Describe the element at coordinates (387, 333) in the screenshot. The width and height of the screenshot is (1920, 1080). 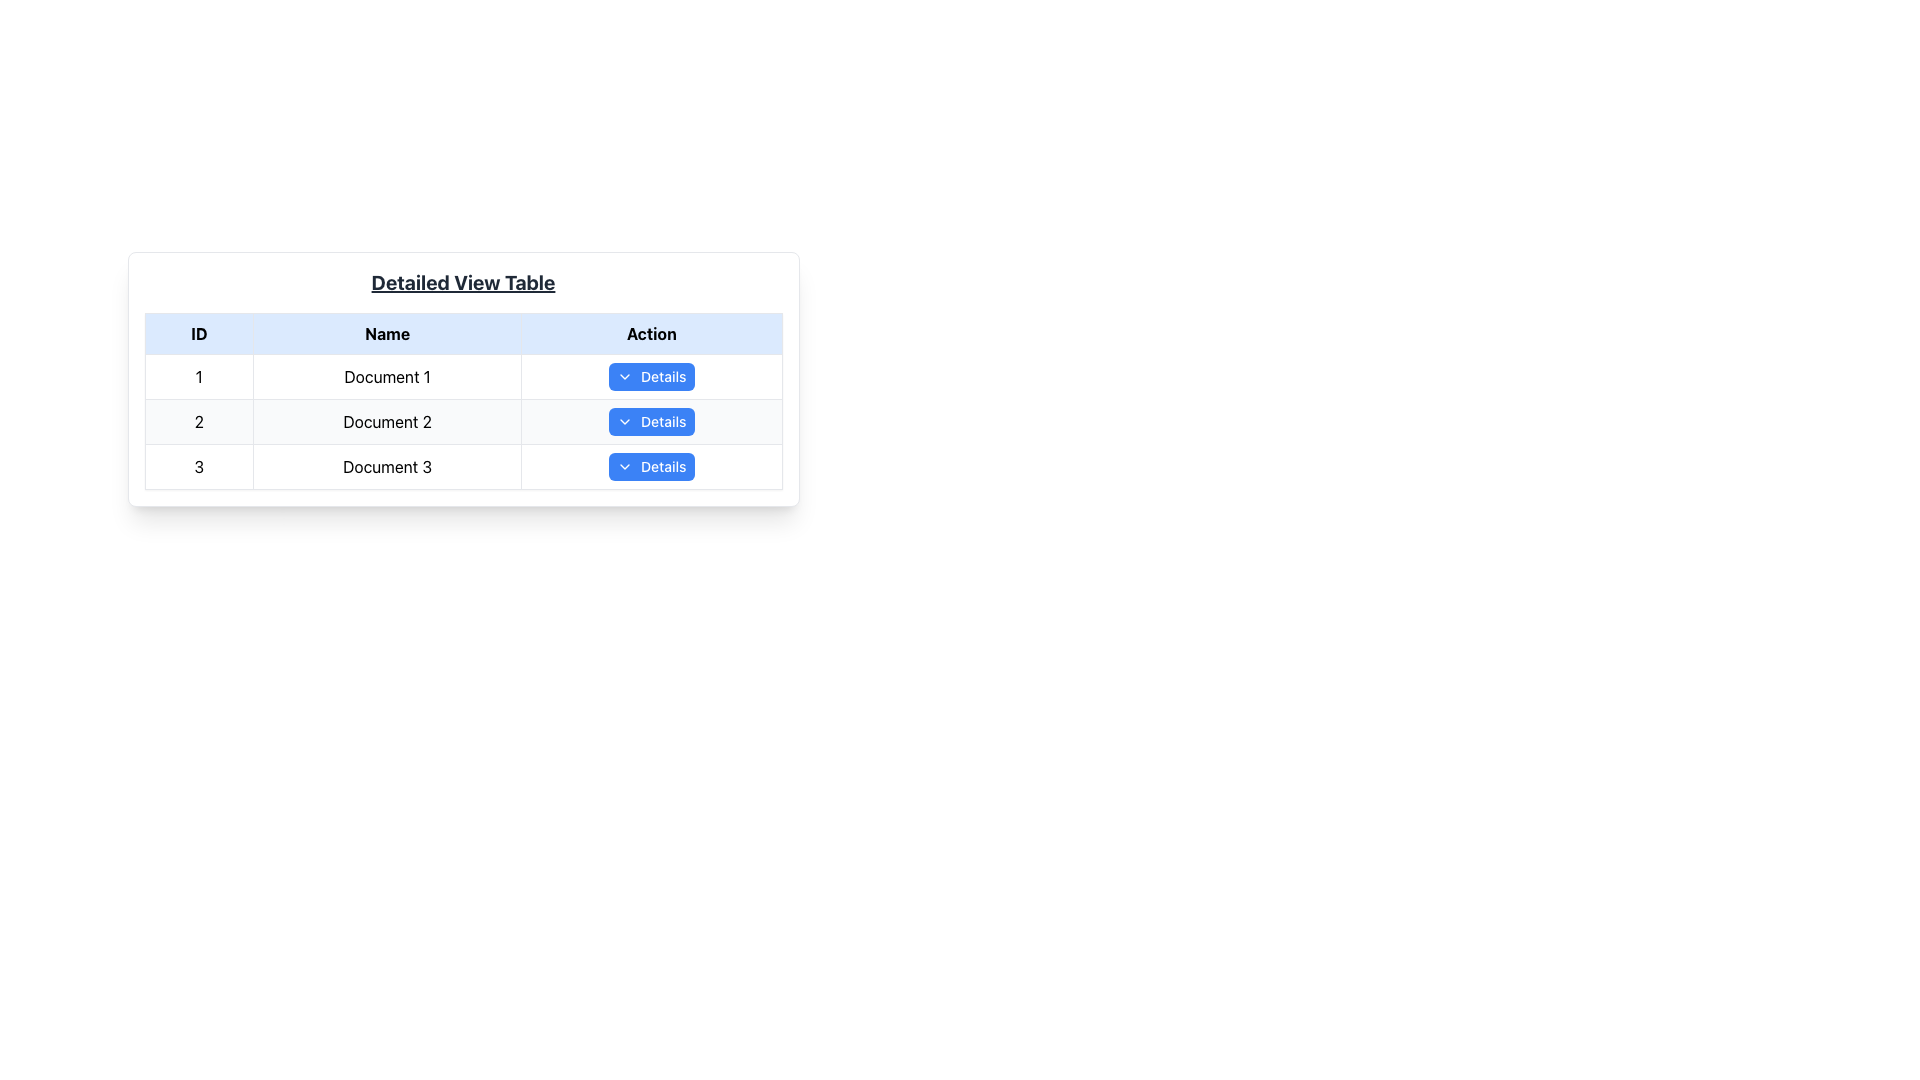
I see `the 'Name' column header cell in the table, which is the second column header located between the 'ID' and 'Action' columns` at that location.